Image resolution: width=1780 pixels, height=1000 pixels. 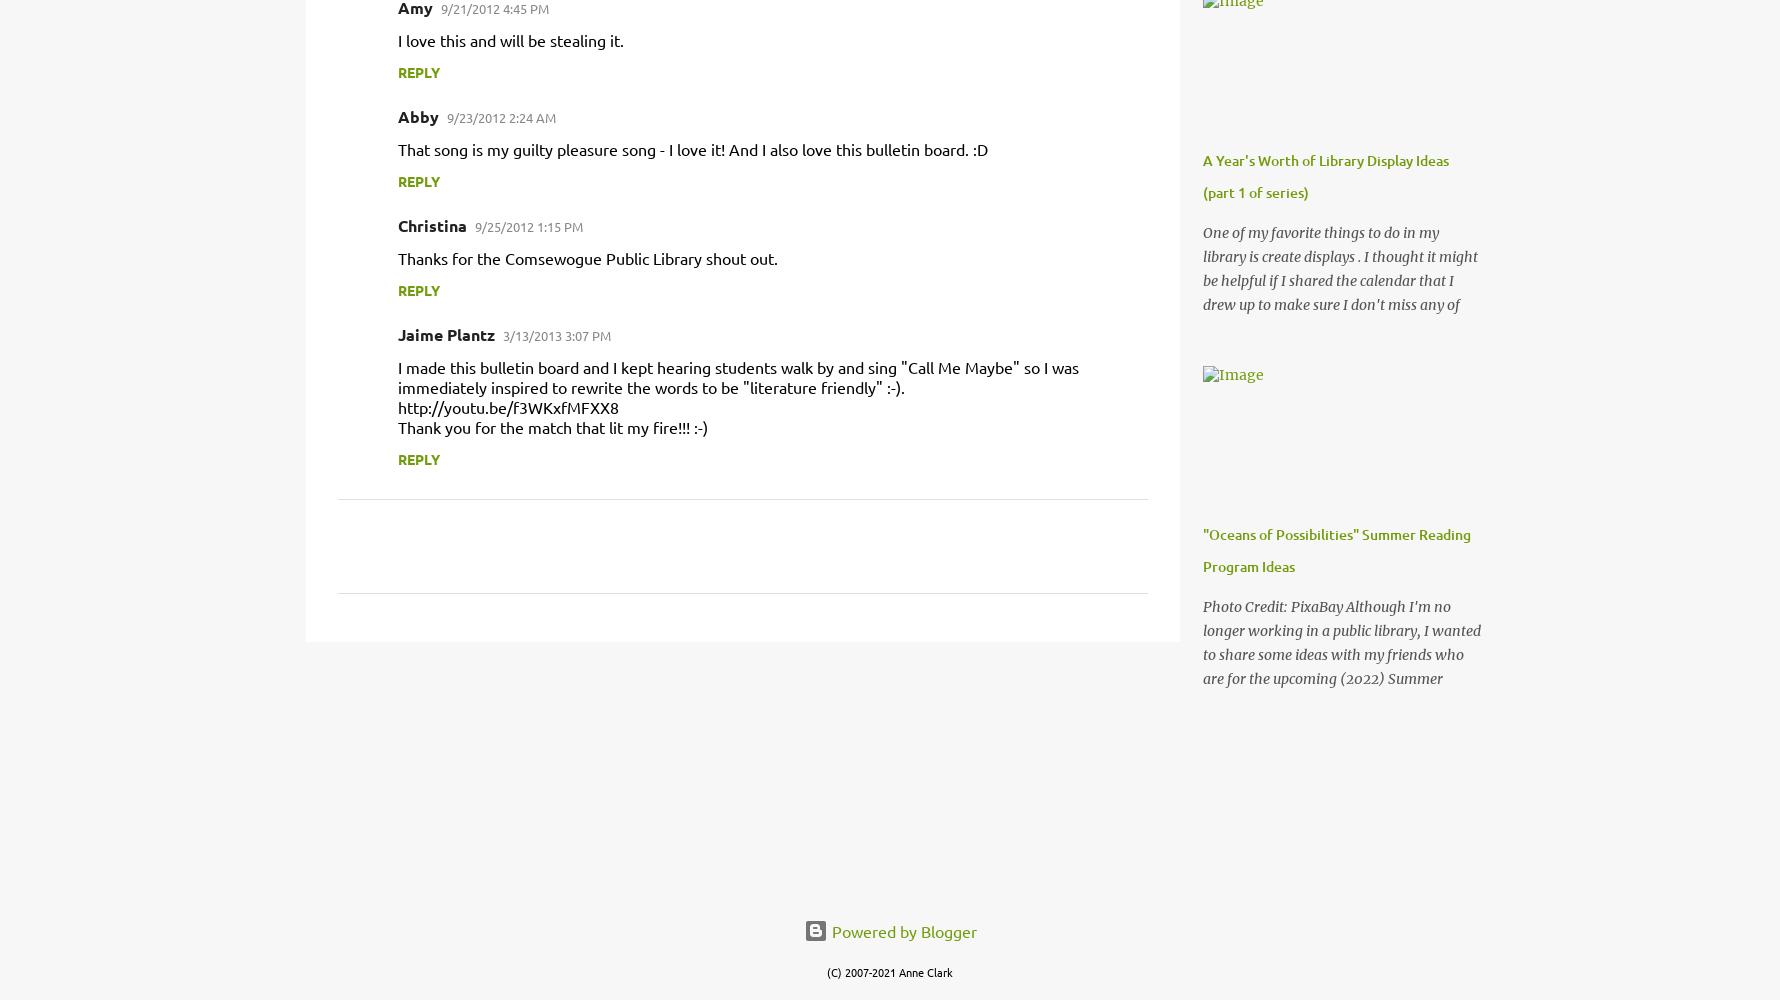 I want to click on '3/13/2013 3:07 PM', so click(x=555, y=334).